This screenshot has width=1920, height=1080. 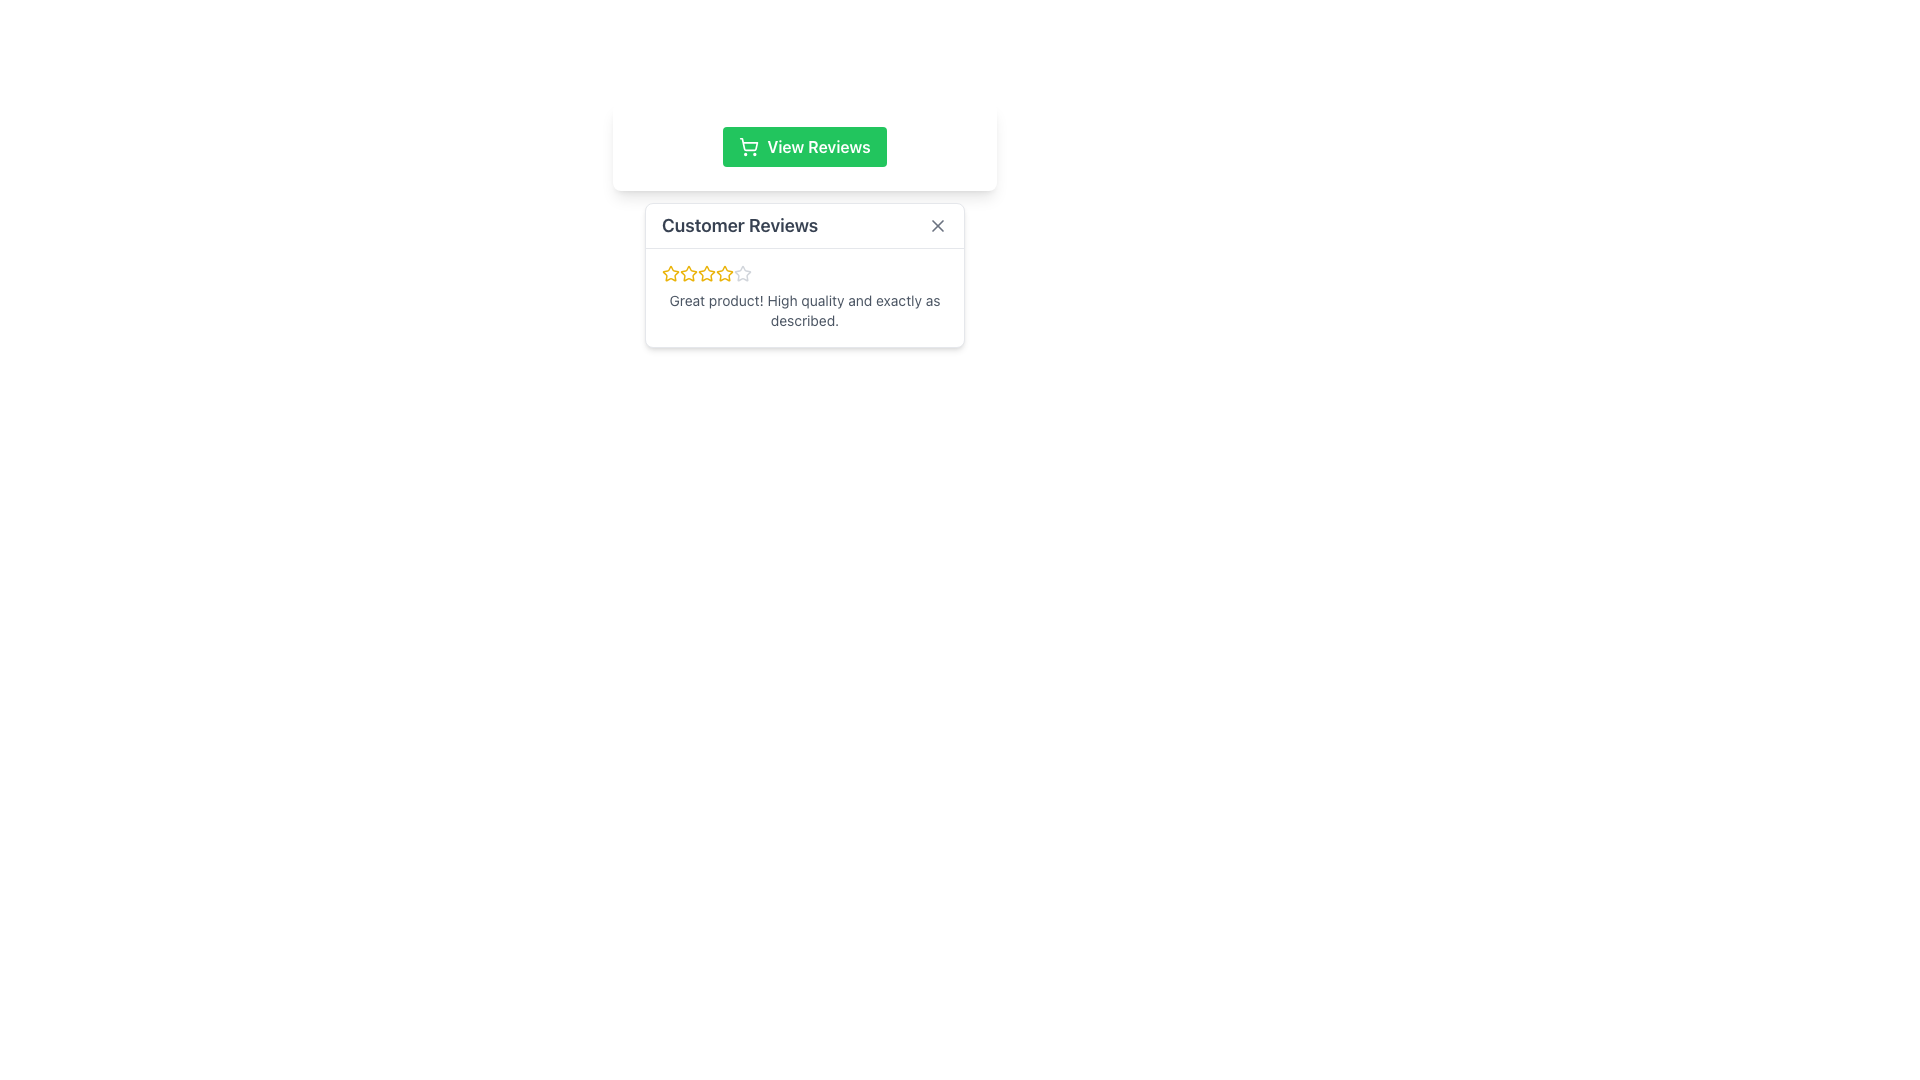 I want to click on the shopping cart icon, which is a green outlined SVG graphic located within the 'View Reviews' button at the top-central section of the interface, so click(x=748, y=143).